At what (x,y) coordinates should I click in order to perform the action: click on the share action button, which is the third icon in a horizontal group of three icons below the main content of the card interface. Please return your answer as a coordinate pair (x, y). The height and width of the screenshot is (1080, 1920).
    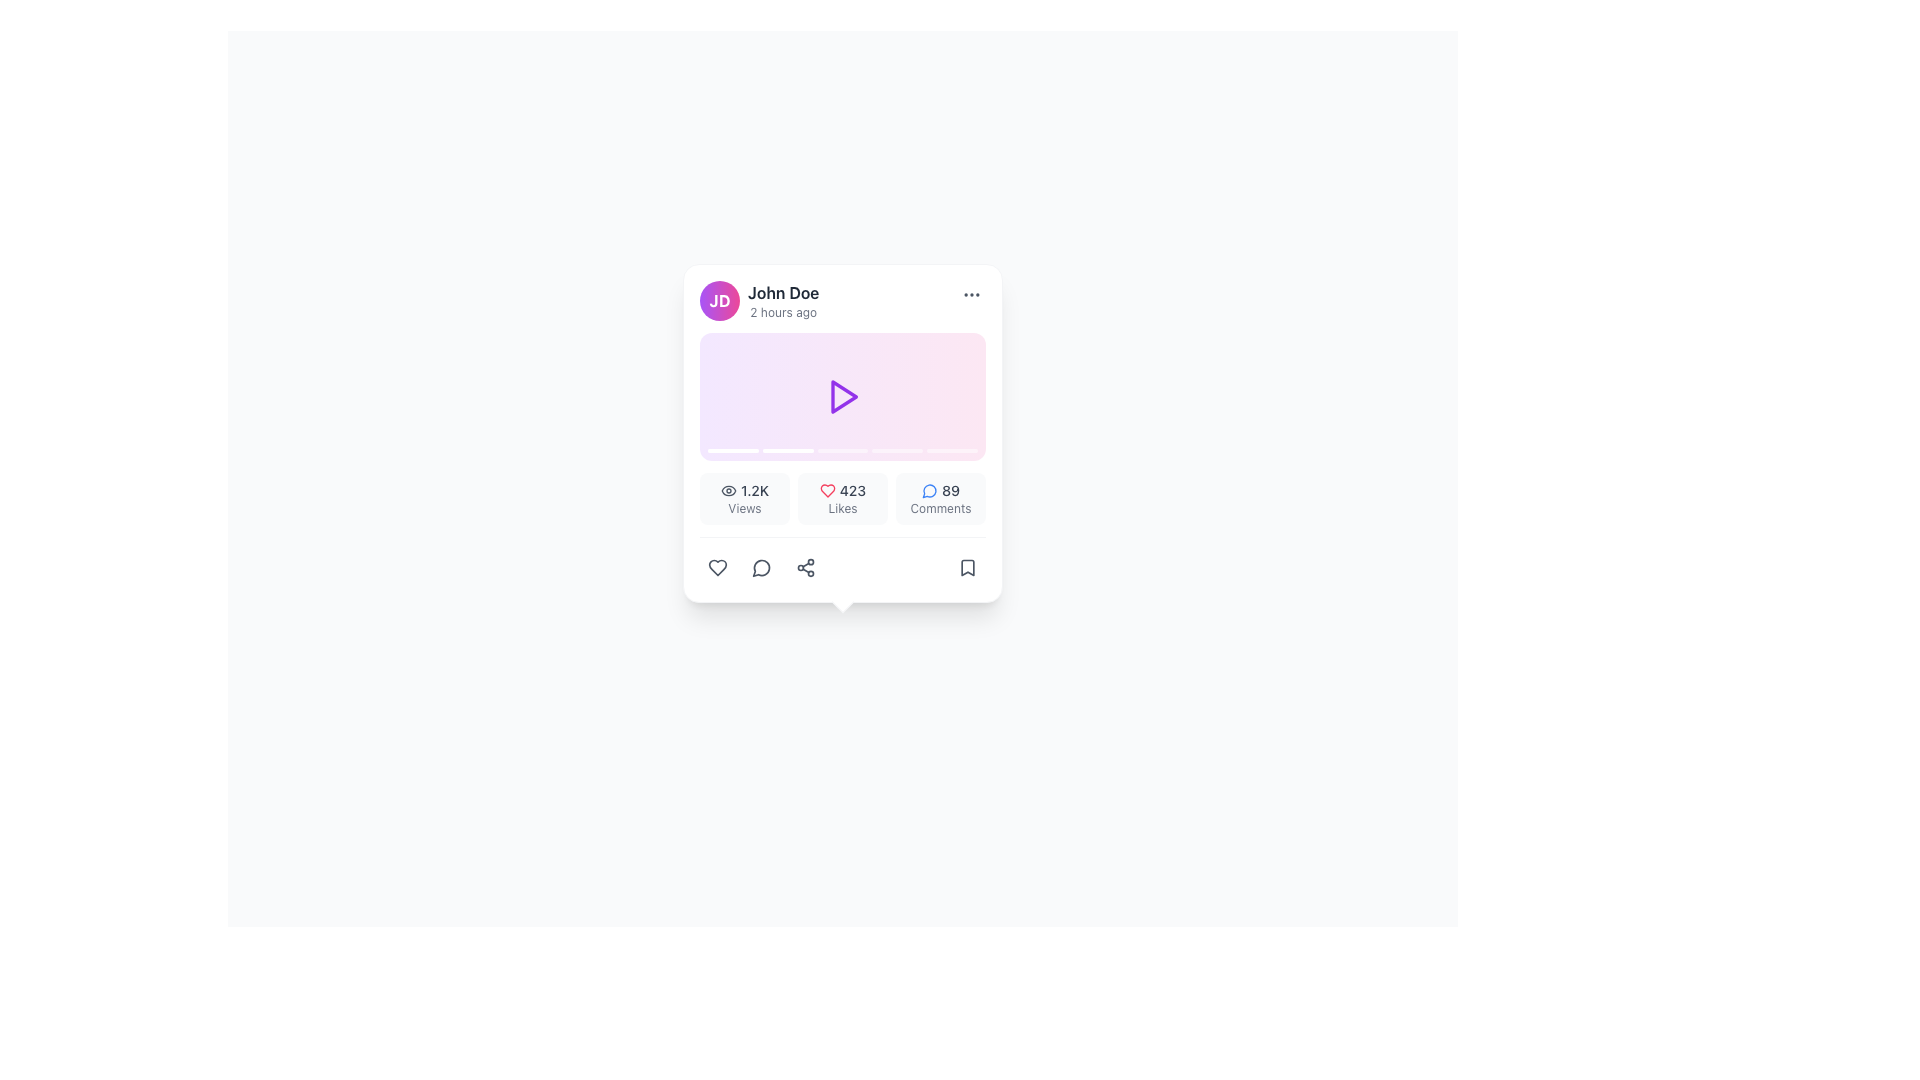
    Looking at the image, I should click on (806, 567).